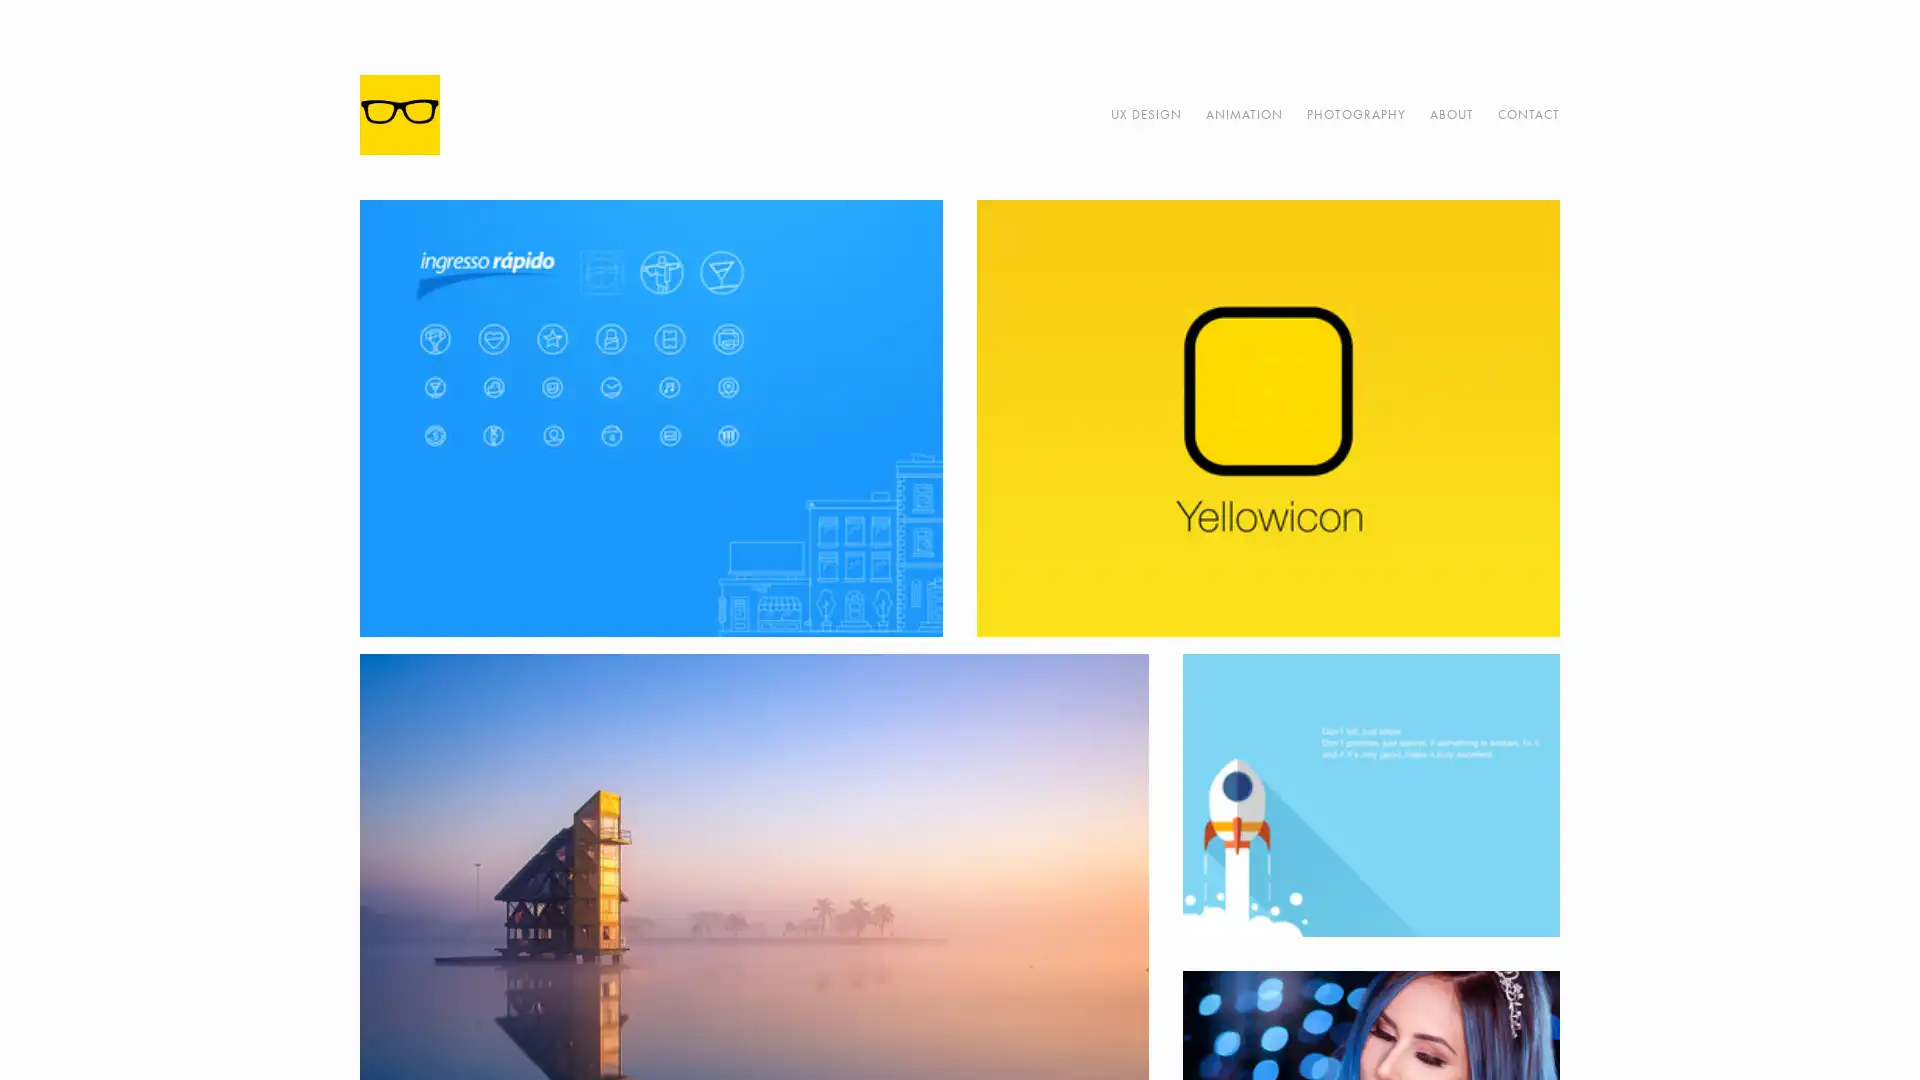 The image size is (1920, 1080). What do you see at coordinates (1369, 794) in the screenshot?
I see `View fullsize Trully excellent!` at bounding box center [1369, 794].